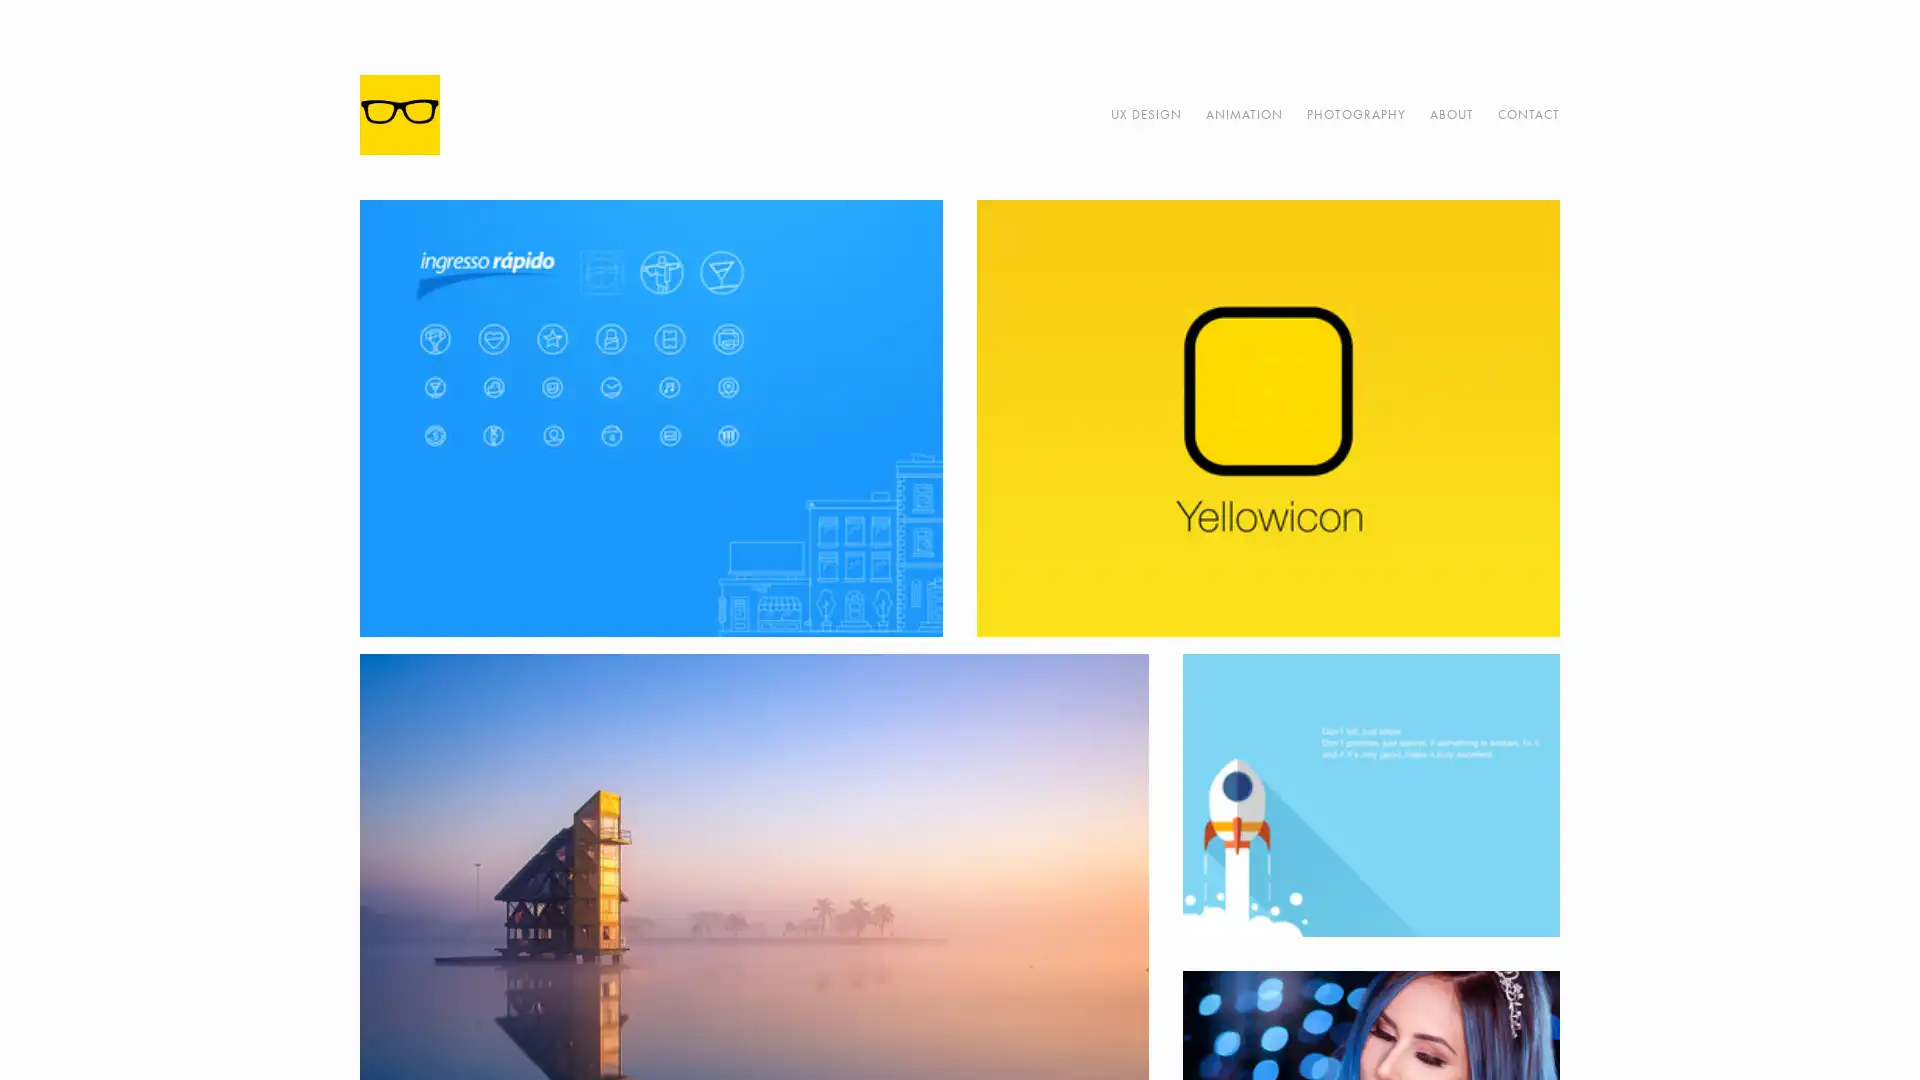 The image size is (1920, 1080). What do you see at coordinates (1369, 794) in the screenshot?
I see `View fullsize Trully excellent!` at bounding box center [1369, 794].